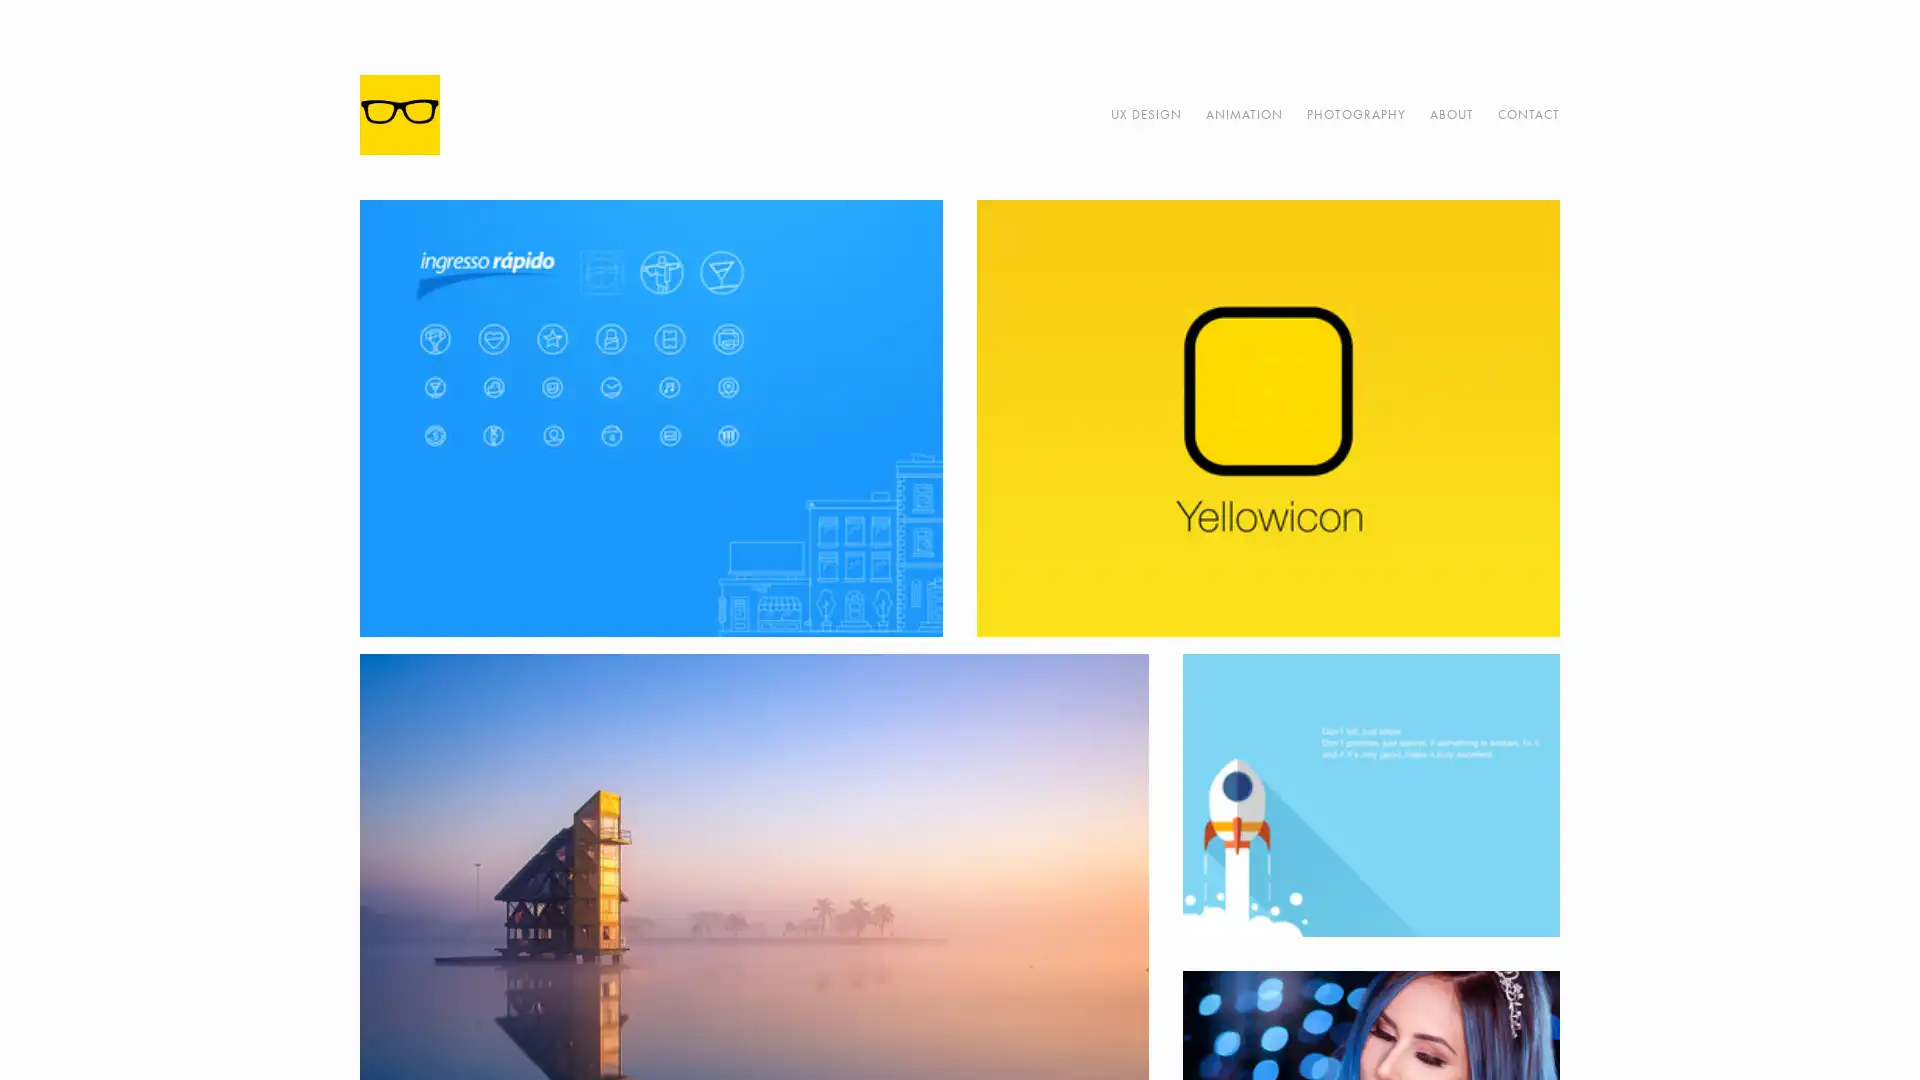 The image size is (1920, 1080). What do you see at coordinates (1369, 794) in the screenshot?
I see `View fullsize Trully excellent!` at bounding box center [1369, 794].